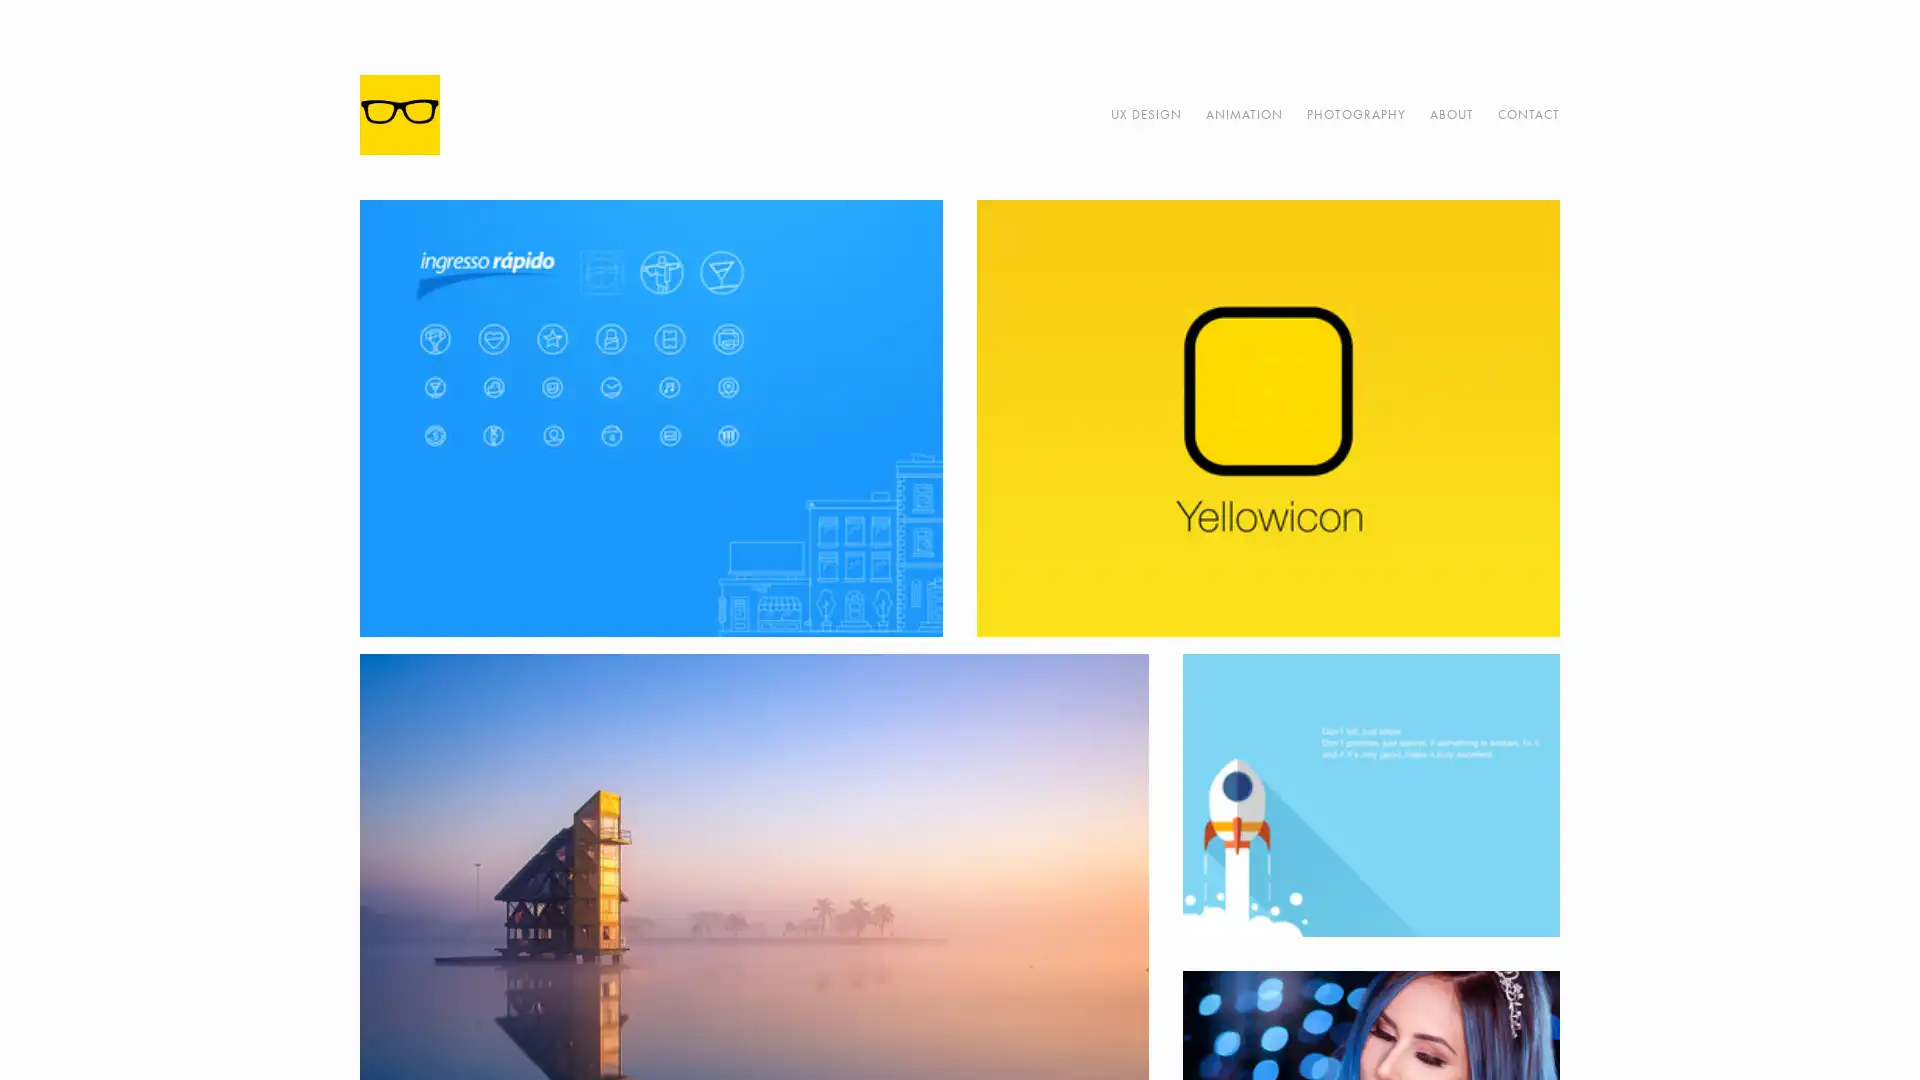 The image size is (1920, 1080). What do you see at coordinates (1369, 794) in the screenshot?
I see `View fullsize Trully excellent!` at bounding box center [1369, 794].